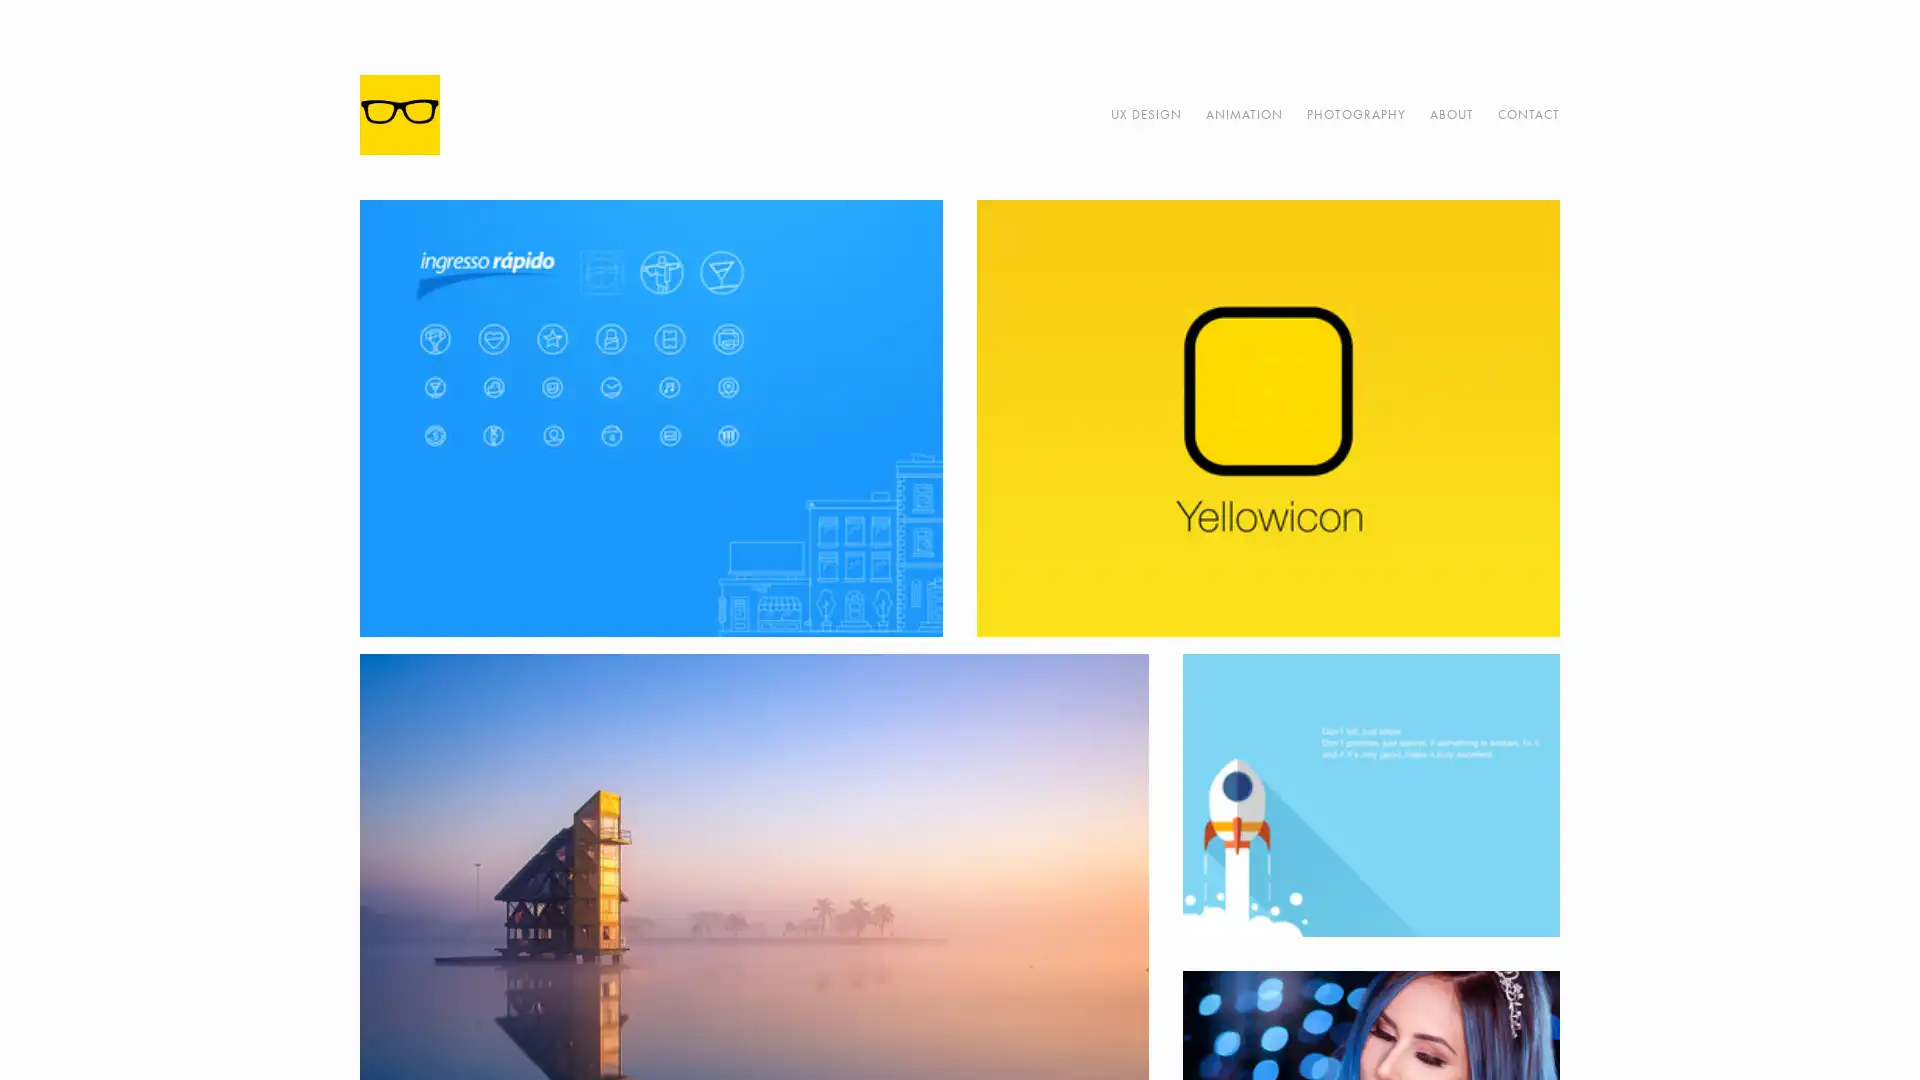 The image size is (1920, 1080). What do you see at coordinates (1369, 794) in the screenshot?
I see `View fullsize Trully excellent!` at bounding box center [1369, 794].